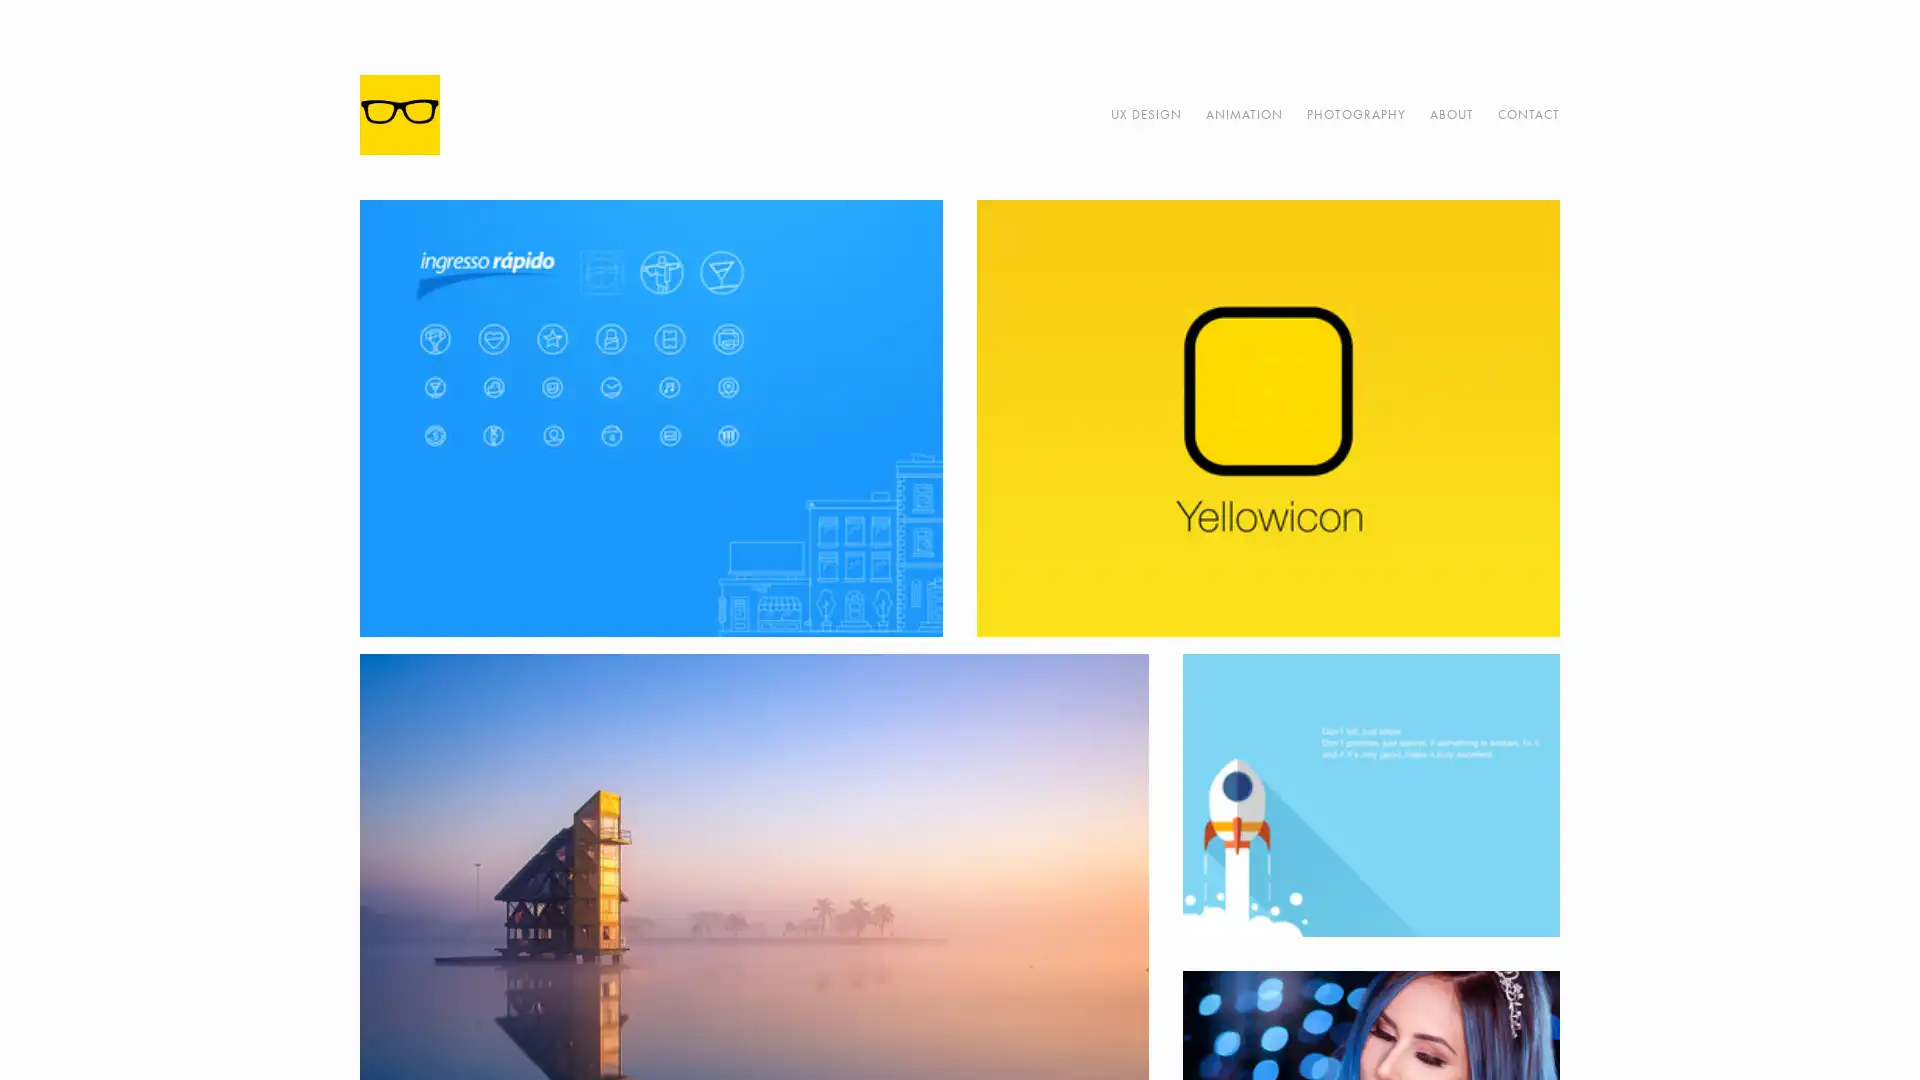 The image size is (1920, 1080). What do you see at coordinates (1369, 794) in the screenshot?
I see `View fullsize Trully excellent!` at bounding box center [1369, 794].